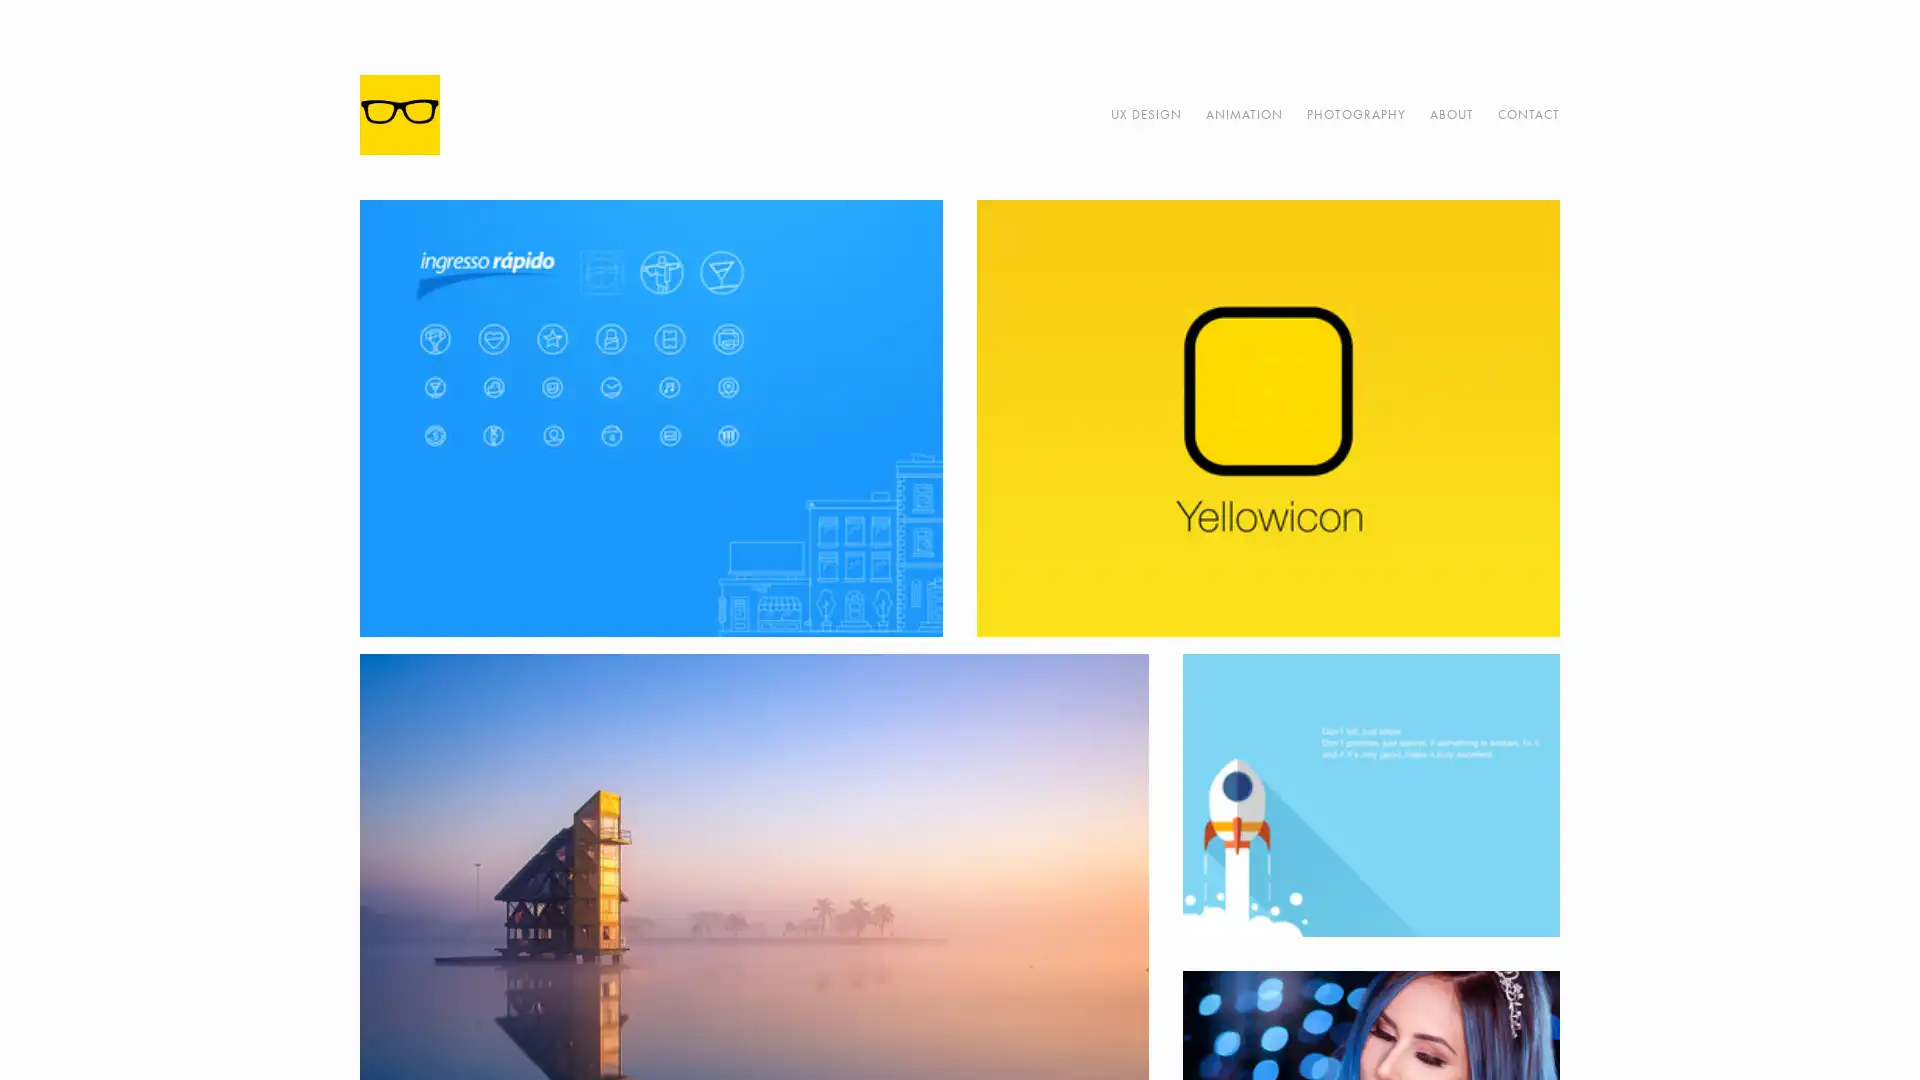 The image size is (1920, 1080). What do you see at coordinates (1369, 794) in the screenshot?
I see `View fullsize Trully excellent!` at bounding box center [1369, 794].